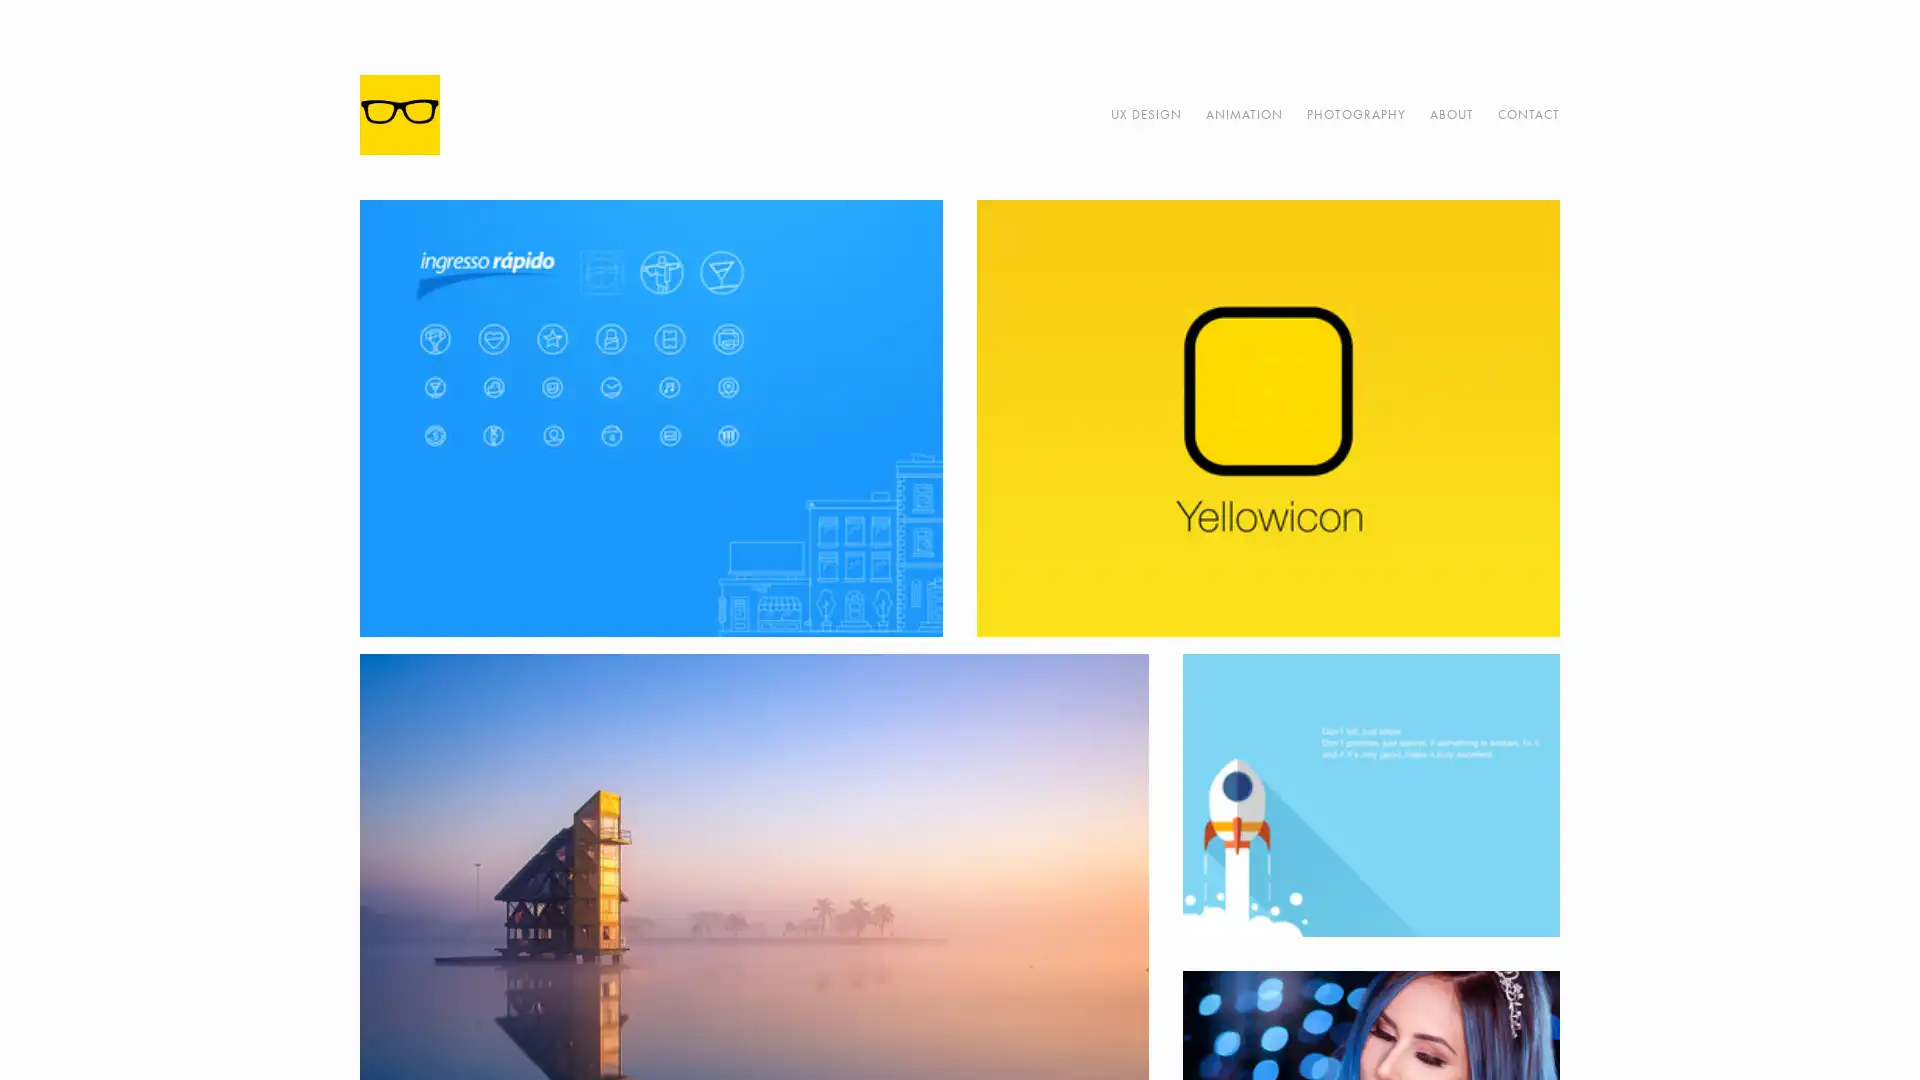 The image size is (1920, 1080). What do you see at coordinates (1369, 794) in the screenshot?
I see `View fullsize Trully excellent!` at bounding box center [1369, 794].